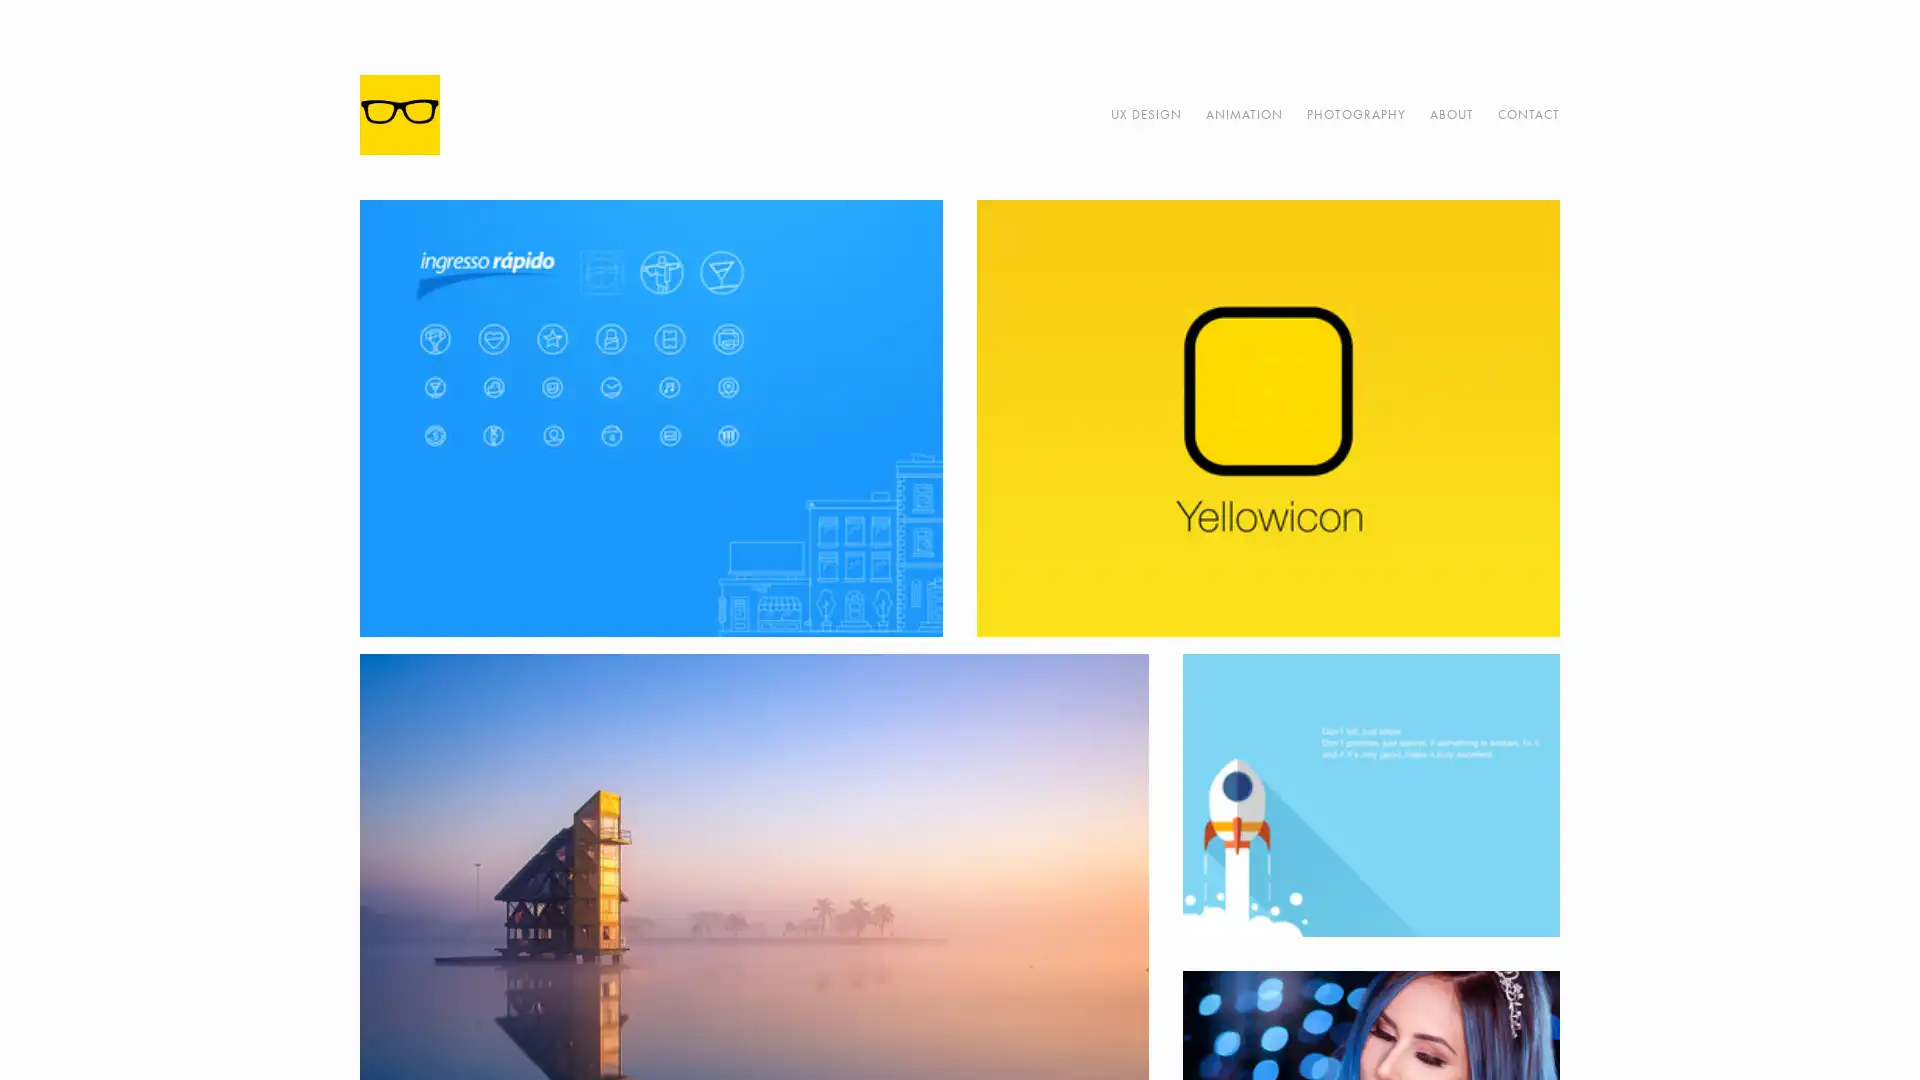 The image size is (1920, 1080). What do you see at coordinates (1369, 794) in the screenshot?
I see `View fullsize Trully excellent!` at bounding box center [1369, 794].